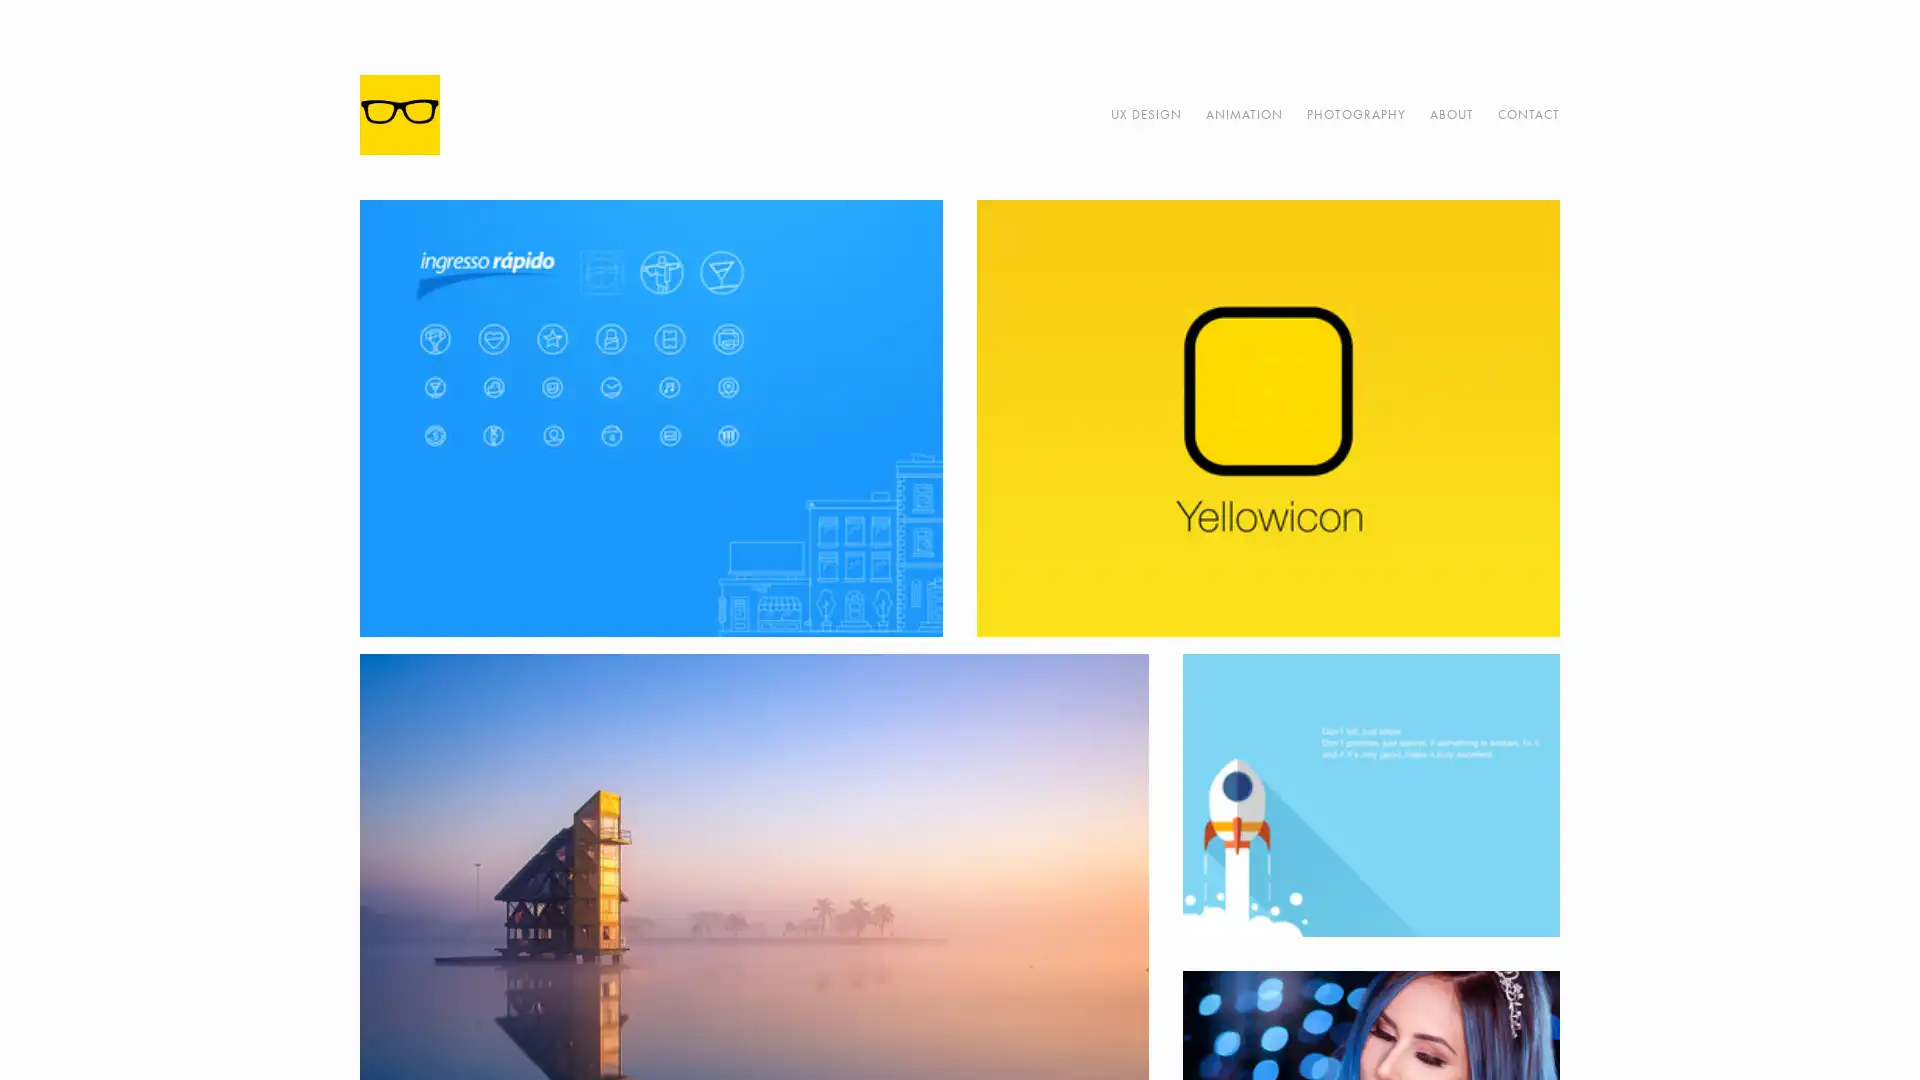 The image size is (1920, 1080). What do you see at coordinates (1369, 794) in the screenshot?
I see `View fullsize Trully excellent!` at bounding box center [1369, 794].